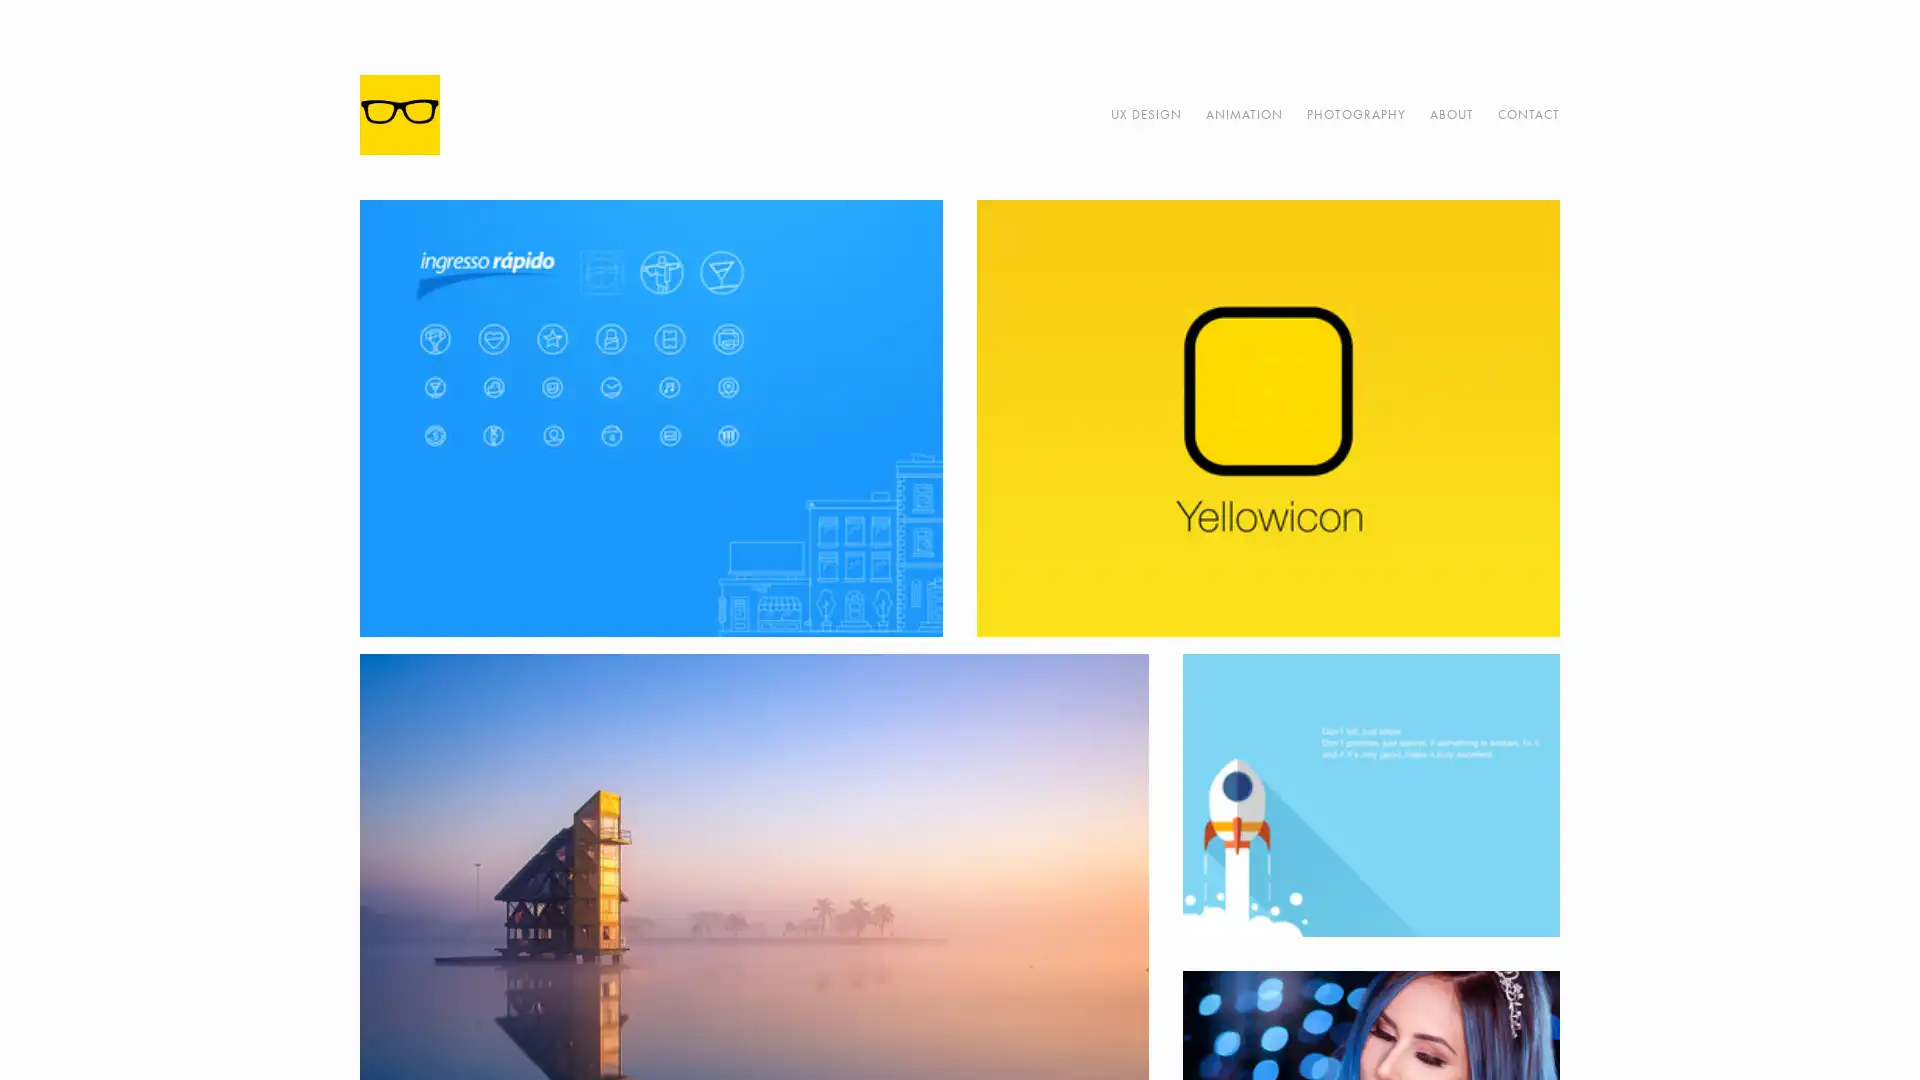 The image size is (1920, 1080). What do you see at coordinates (1369, 794) in the screenshot?
I see `View fullsize Trully excellent!` at bounding box center [1369, 794].